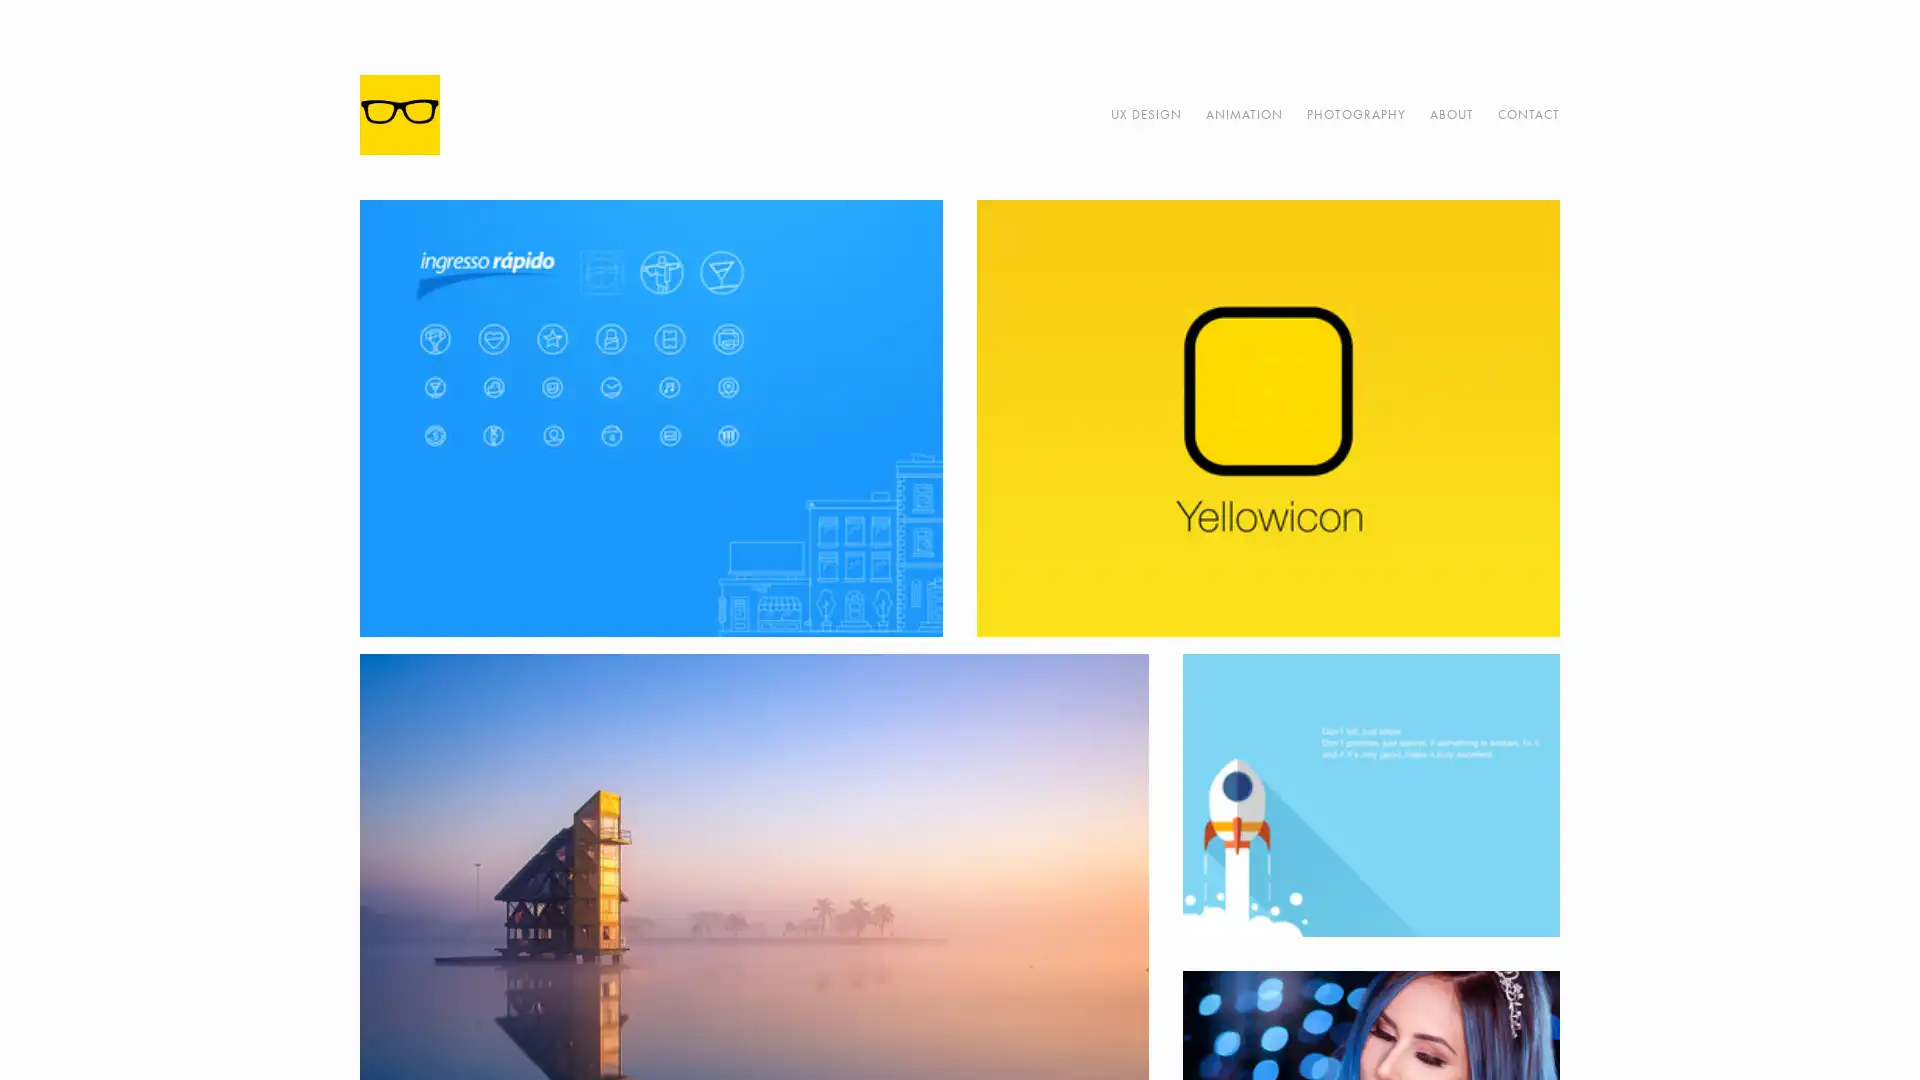 The image size is (1920, 1080). What do you see at coordinates (1369, 794) in the screenshot?
I see `View fullsize Trully excellent!` at bounding box center [1369, 794].